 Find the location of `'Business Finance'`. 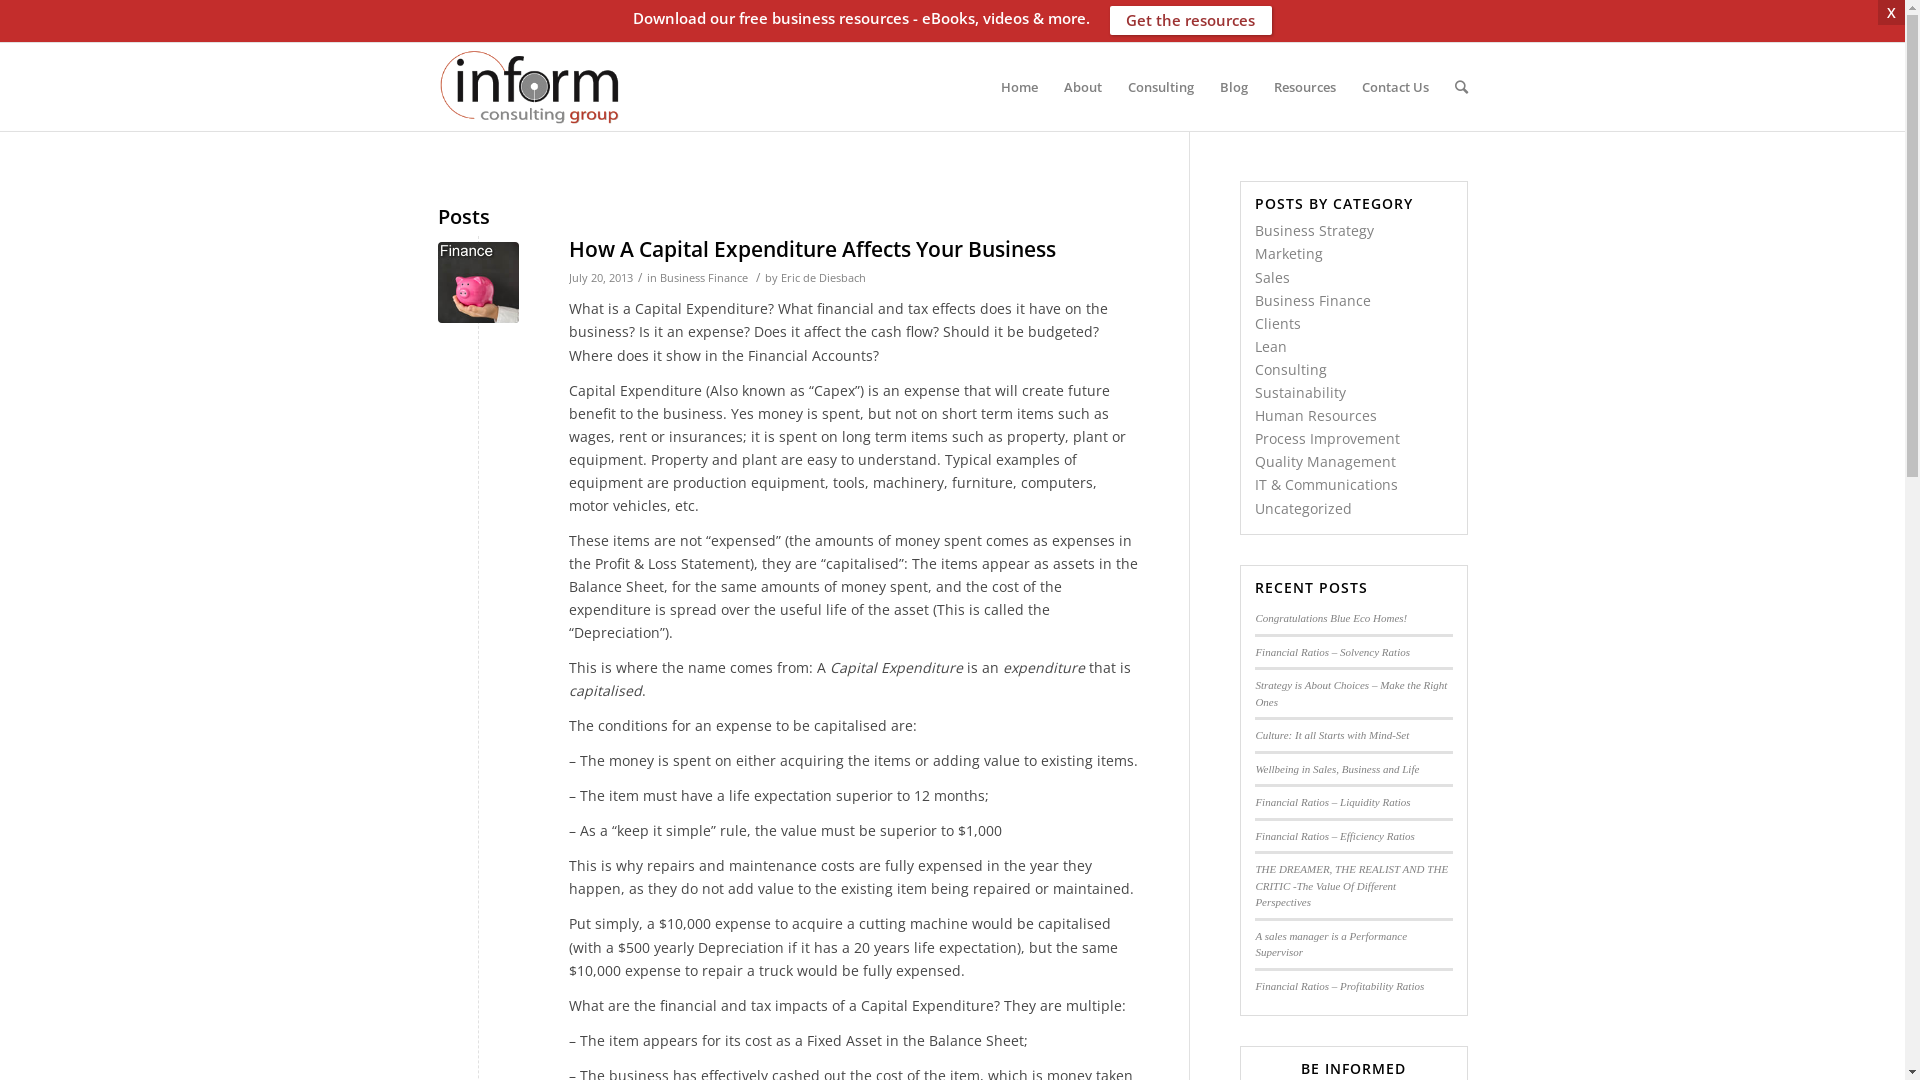

'Business Finance' is located at coordinates (1313, 300).